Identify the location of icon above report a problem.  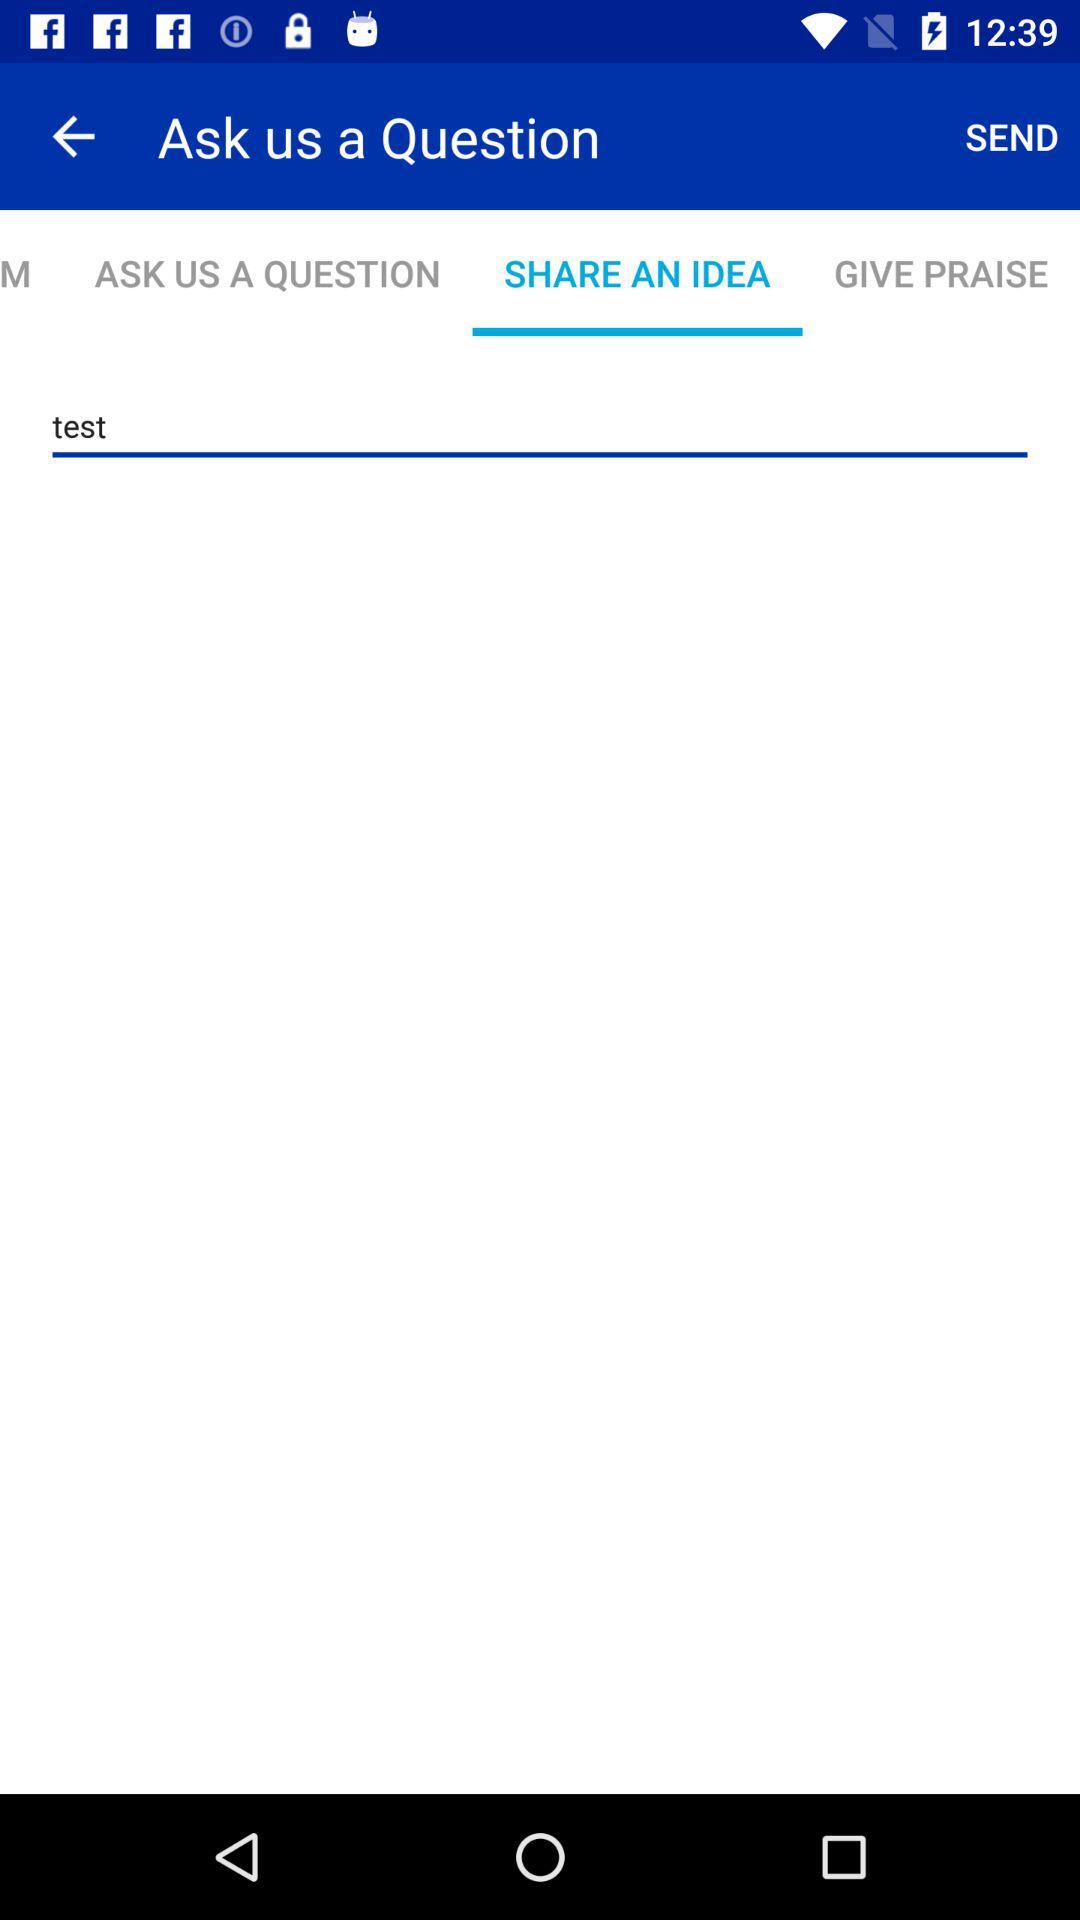
(72, 135).